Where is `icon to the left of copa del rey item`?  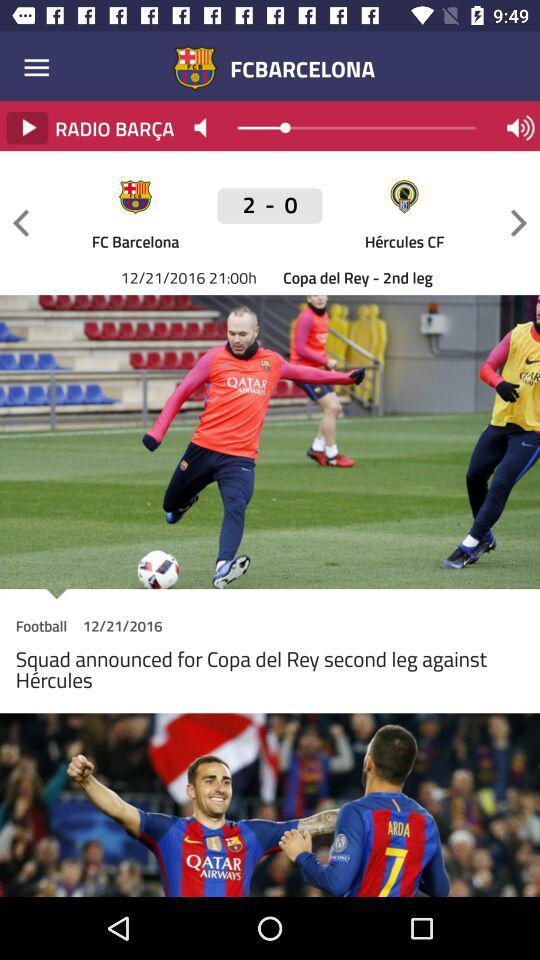
icon to the left of copa del rey item is located at coordinates (270, 216).